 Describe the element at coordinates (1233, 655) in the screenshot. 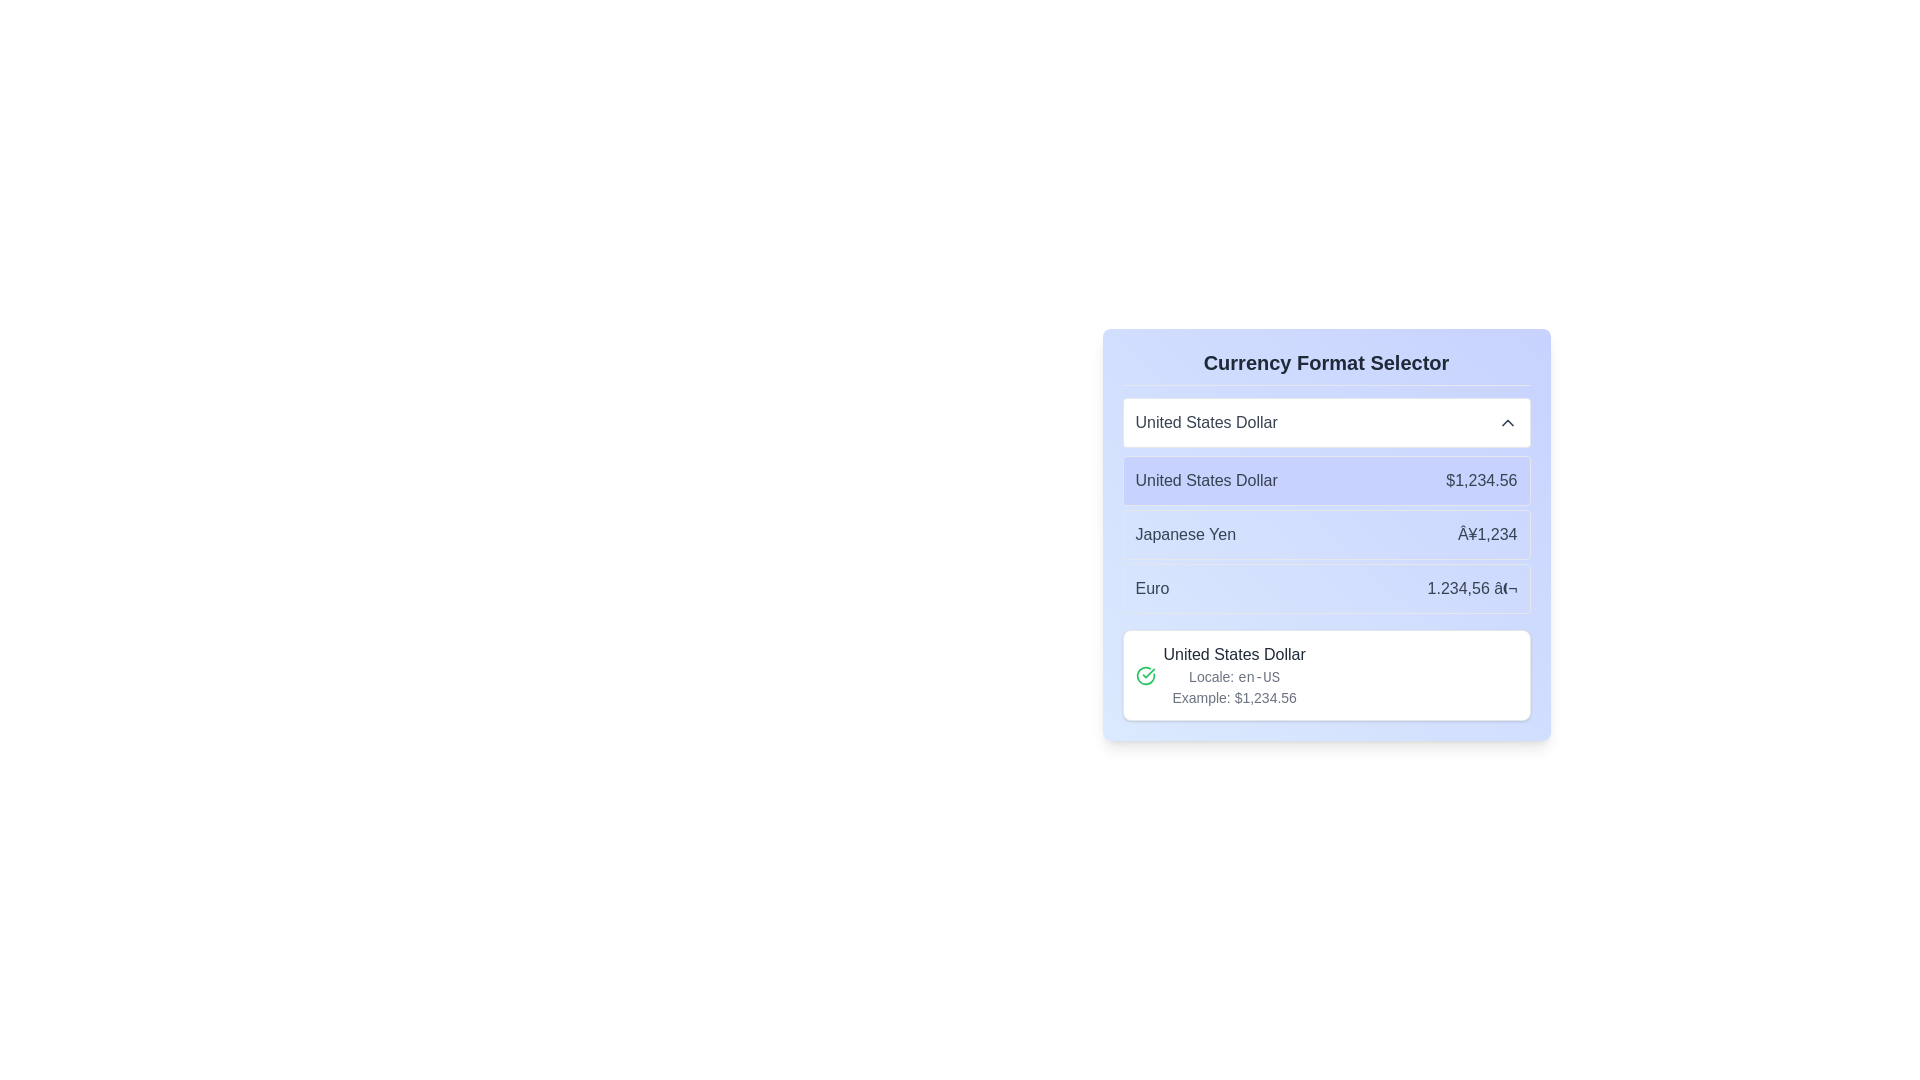

I see `the text label displaying 'United States Dollar', which is styled in a medium font and gray color, positioned above the 'Locale: en-US' and 'Example: $1,234.56' elements` at that location.